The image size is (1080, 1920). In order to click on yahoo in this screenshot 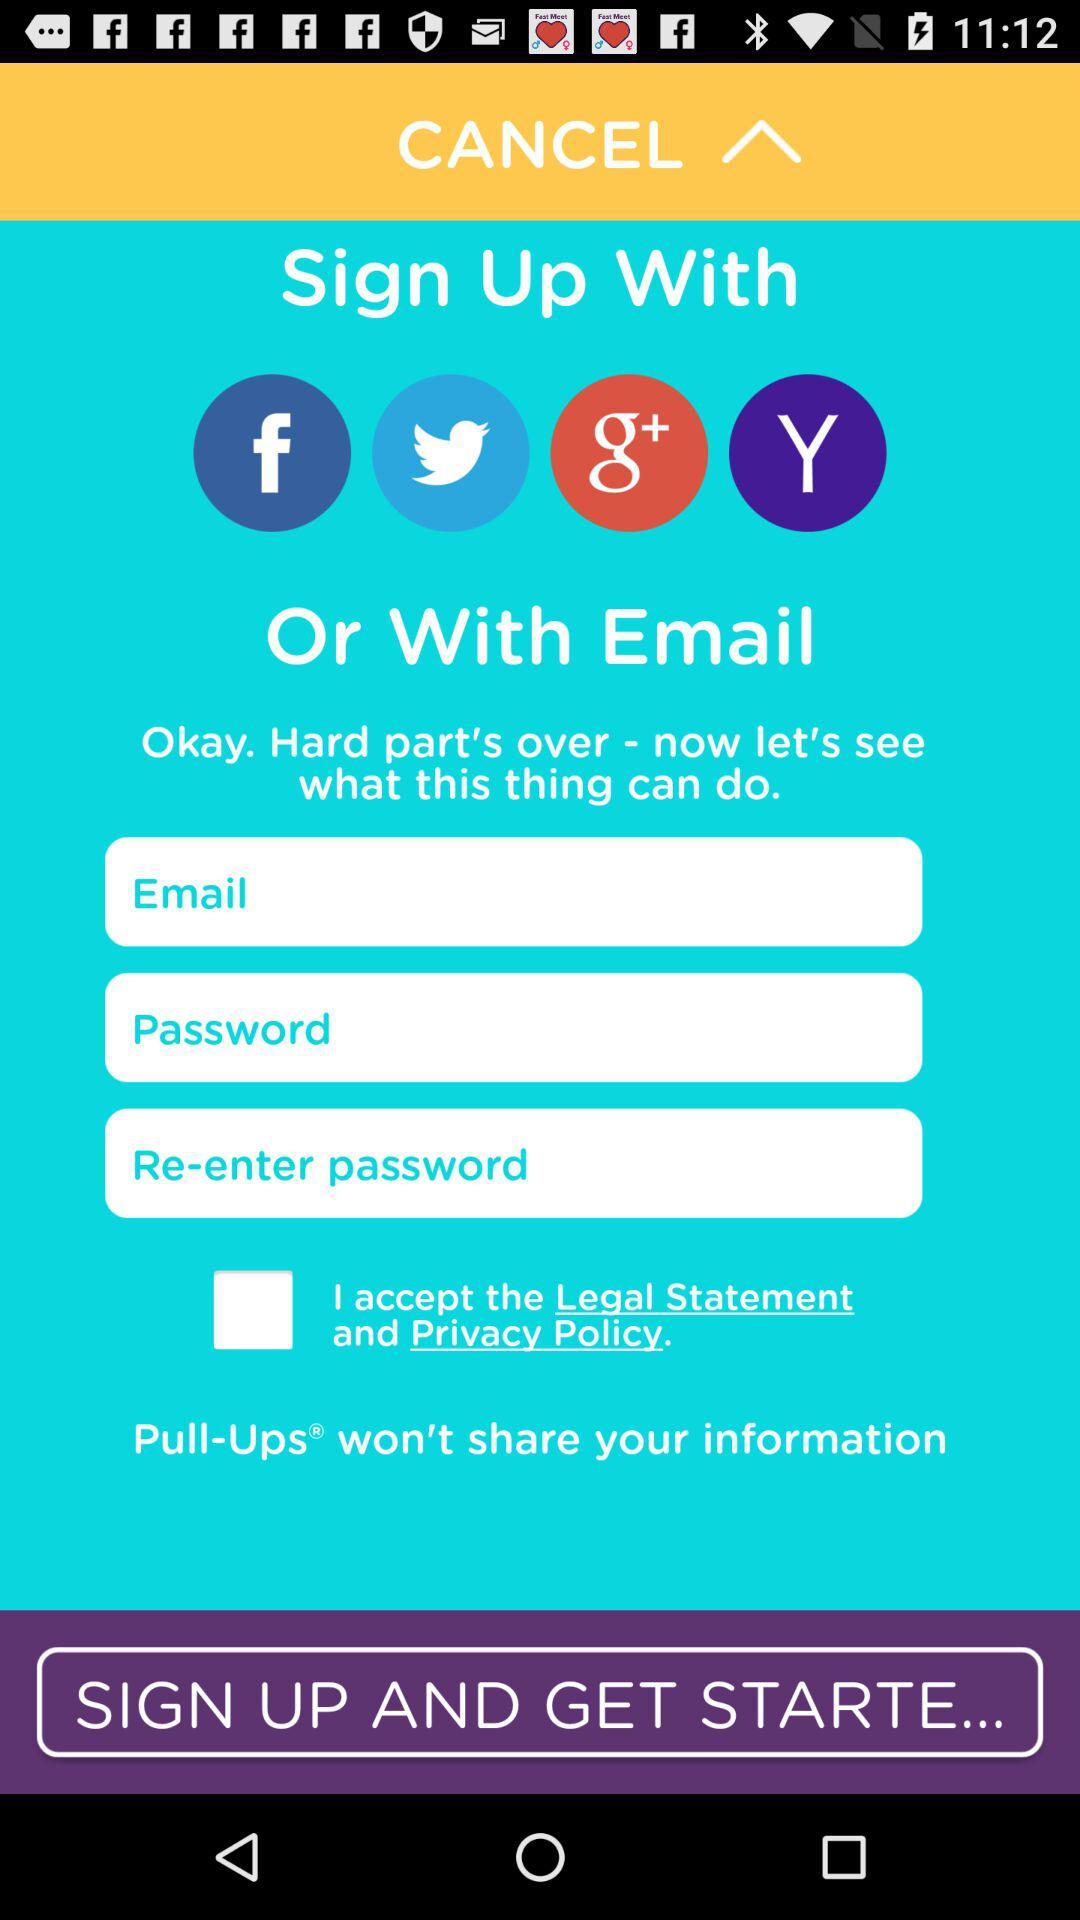, I will do `click(806, 451)`.